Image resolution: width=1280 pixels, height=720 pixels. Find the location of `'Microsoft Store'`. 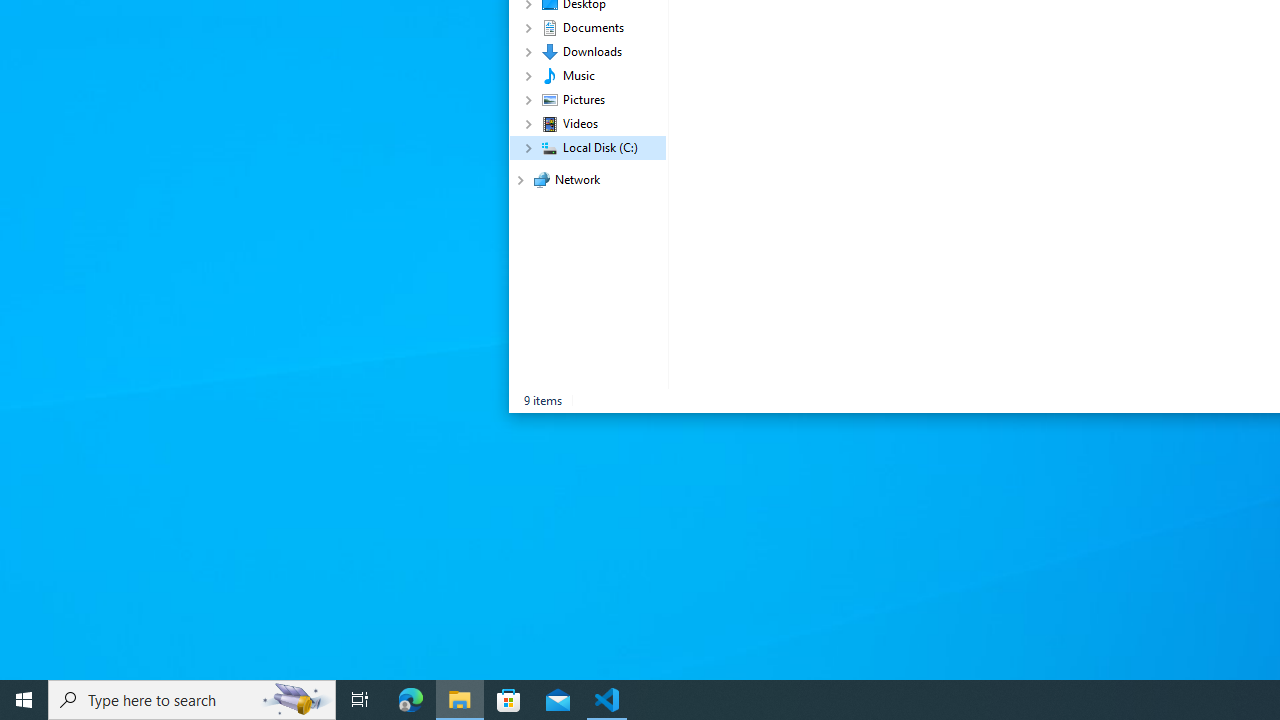

'Microsoft Store' is located at coordinates (509, 698).